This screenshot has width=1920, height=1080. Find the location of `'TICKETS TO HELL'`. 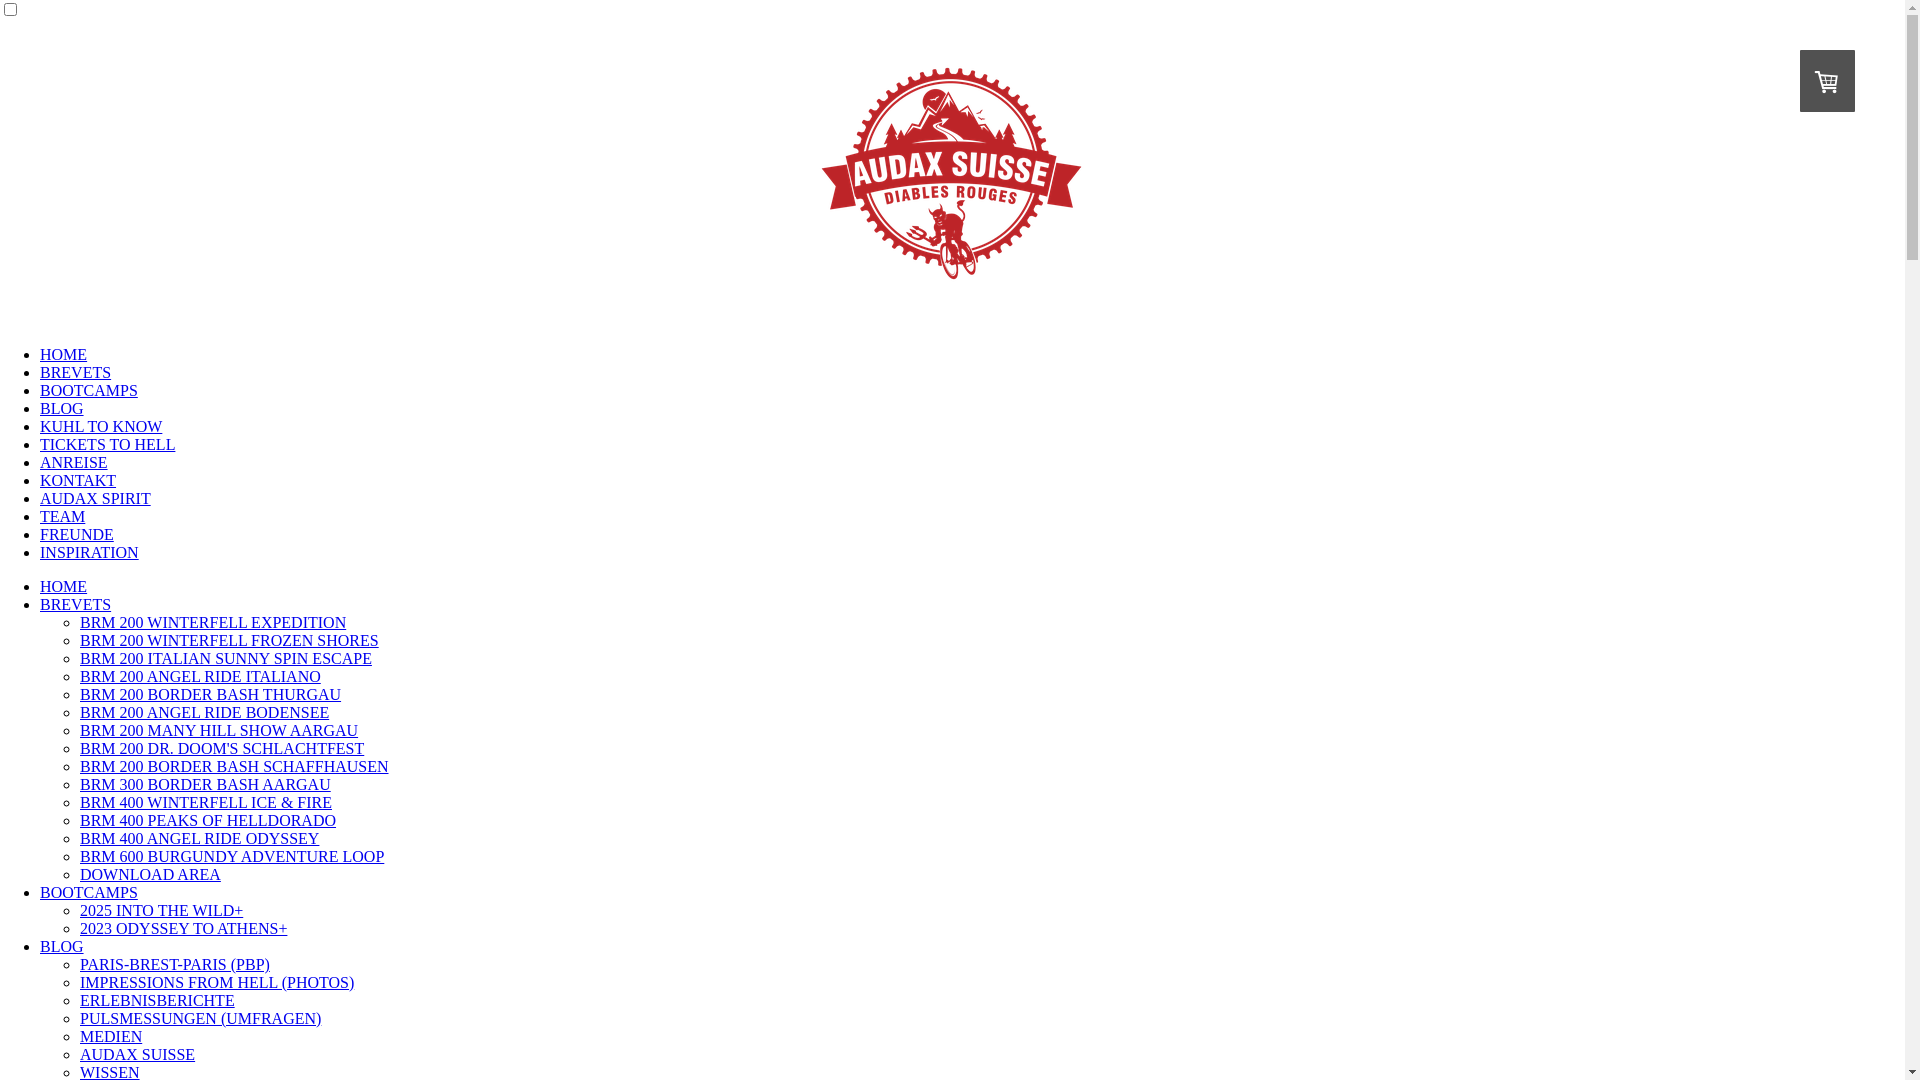

'TICKETS TO HELL' is located at coordinates (106, 443).